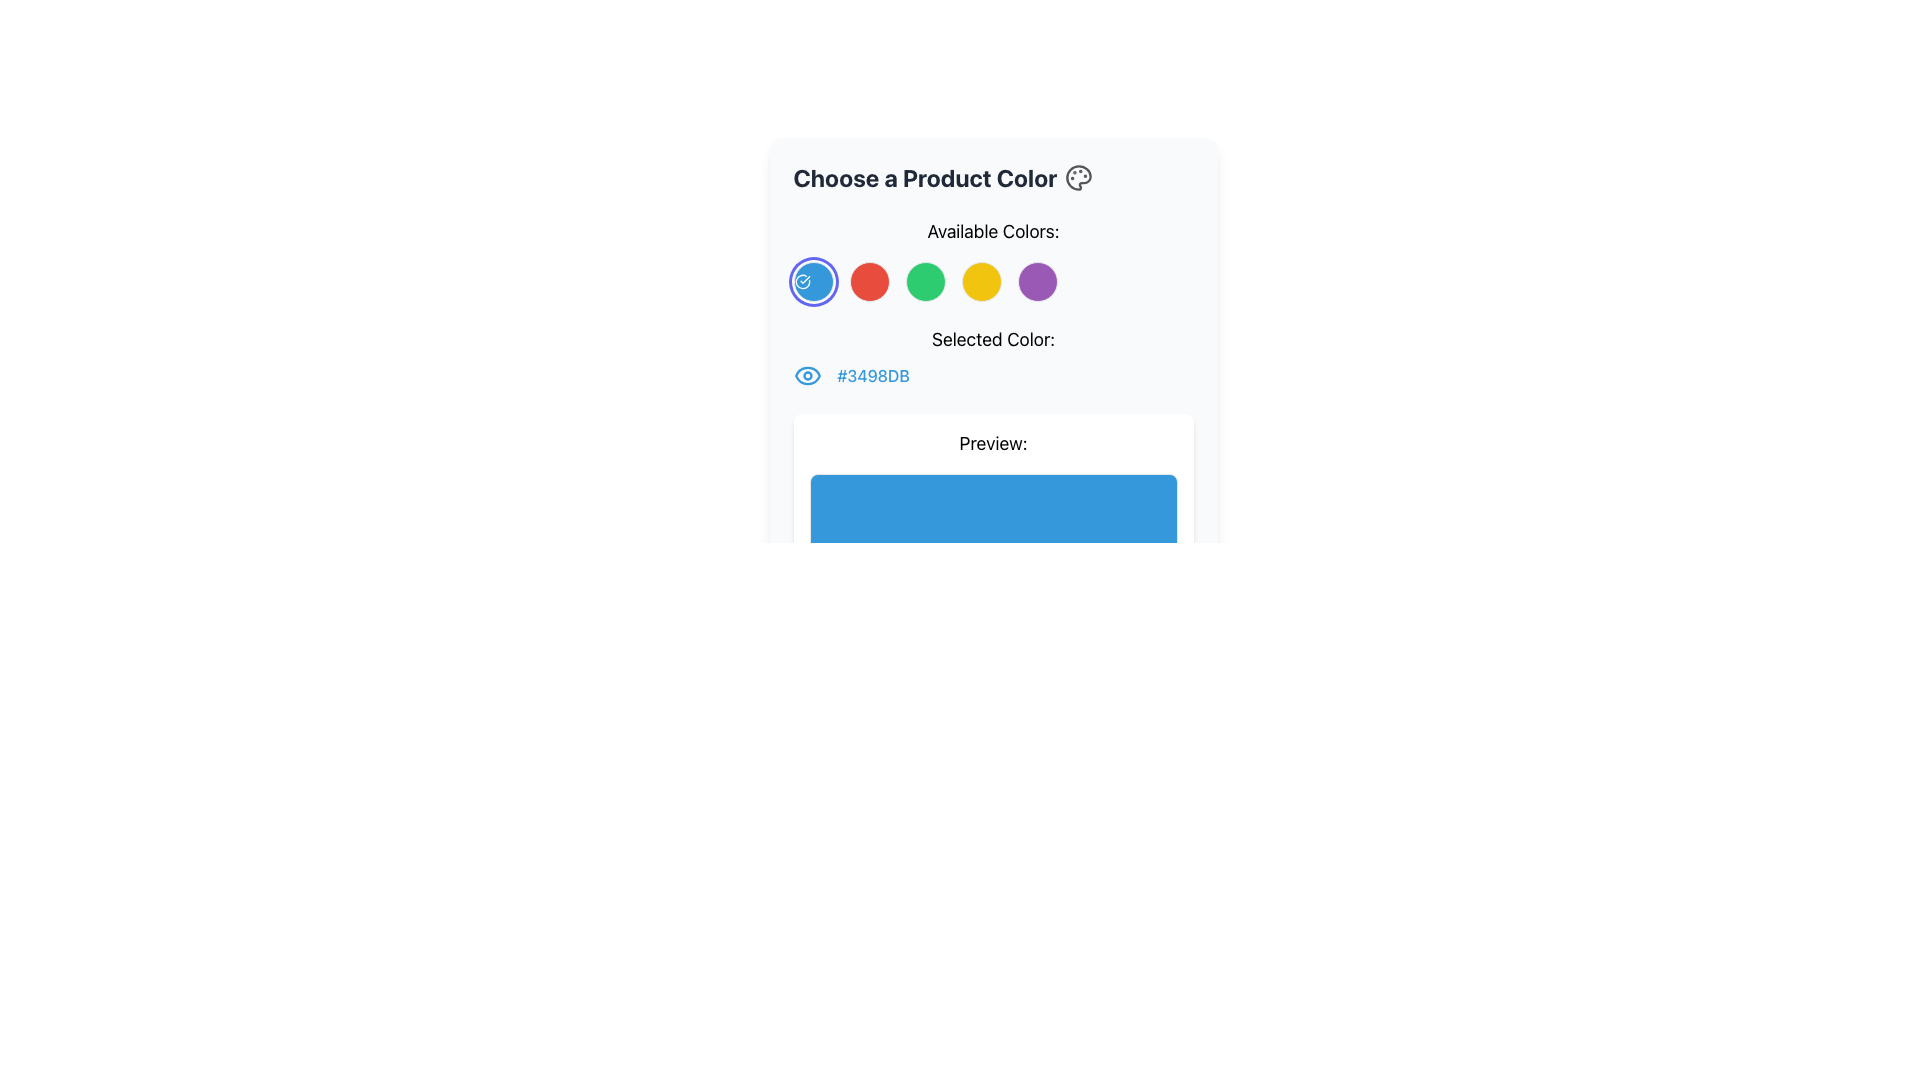 The height and width of the screenshot is (1080, 1920). What do you see at coordinates (993, 281) in the screenshot?
I see `the fourth yellow circular button in the row of selectable color options under 'Available Colors:'` at bounding box center [993, 281].